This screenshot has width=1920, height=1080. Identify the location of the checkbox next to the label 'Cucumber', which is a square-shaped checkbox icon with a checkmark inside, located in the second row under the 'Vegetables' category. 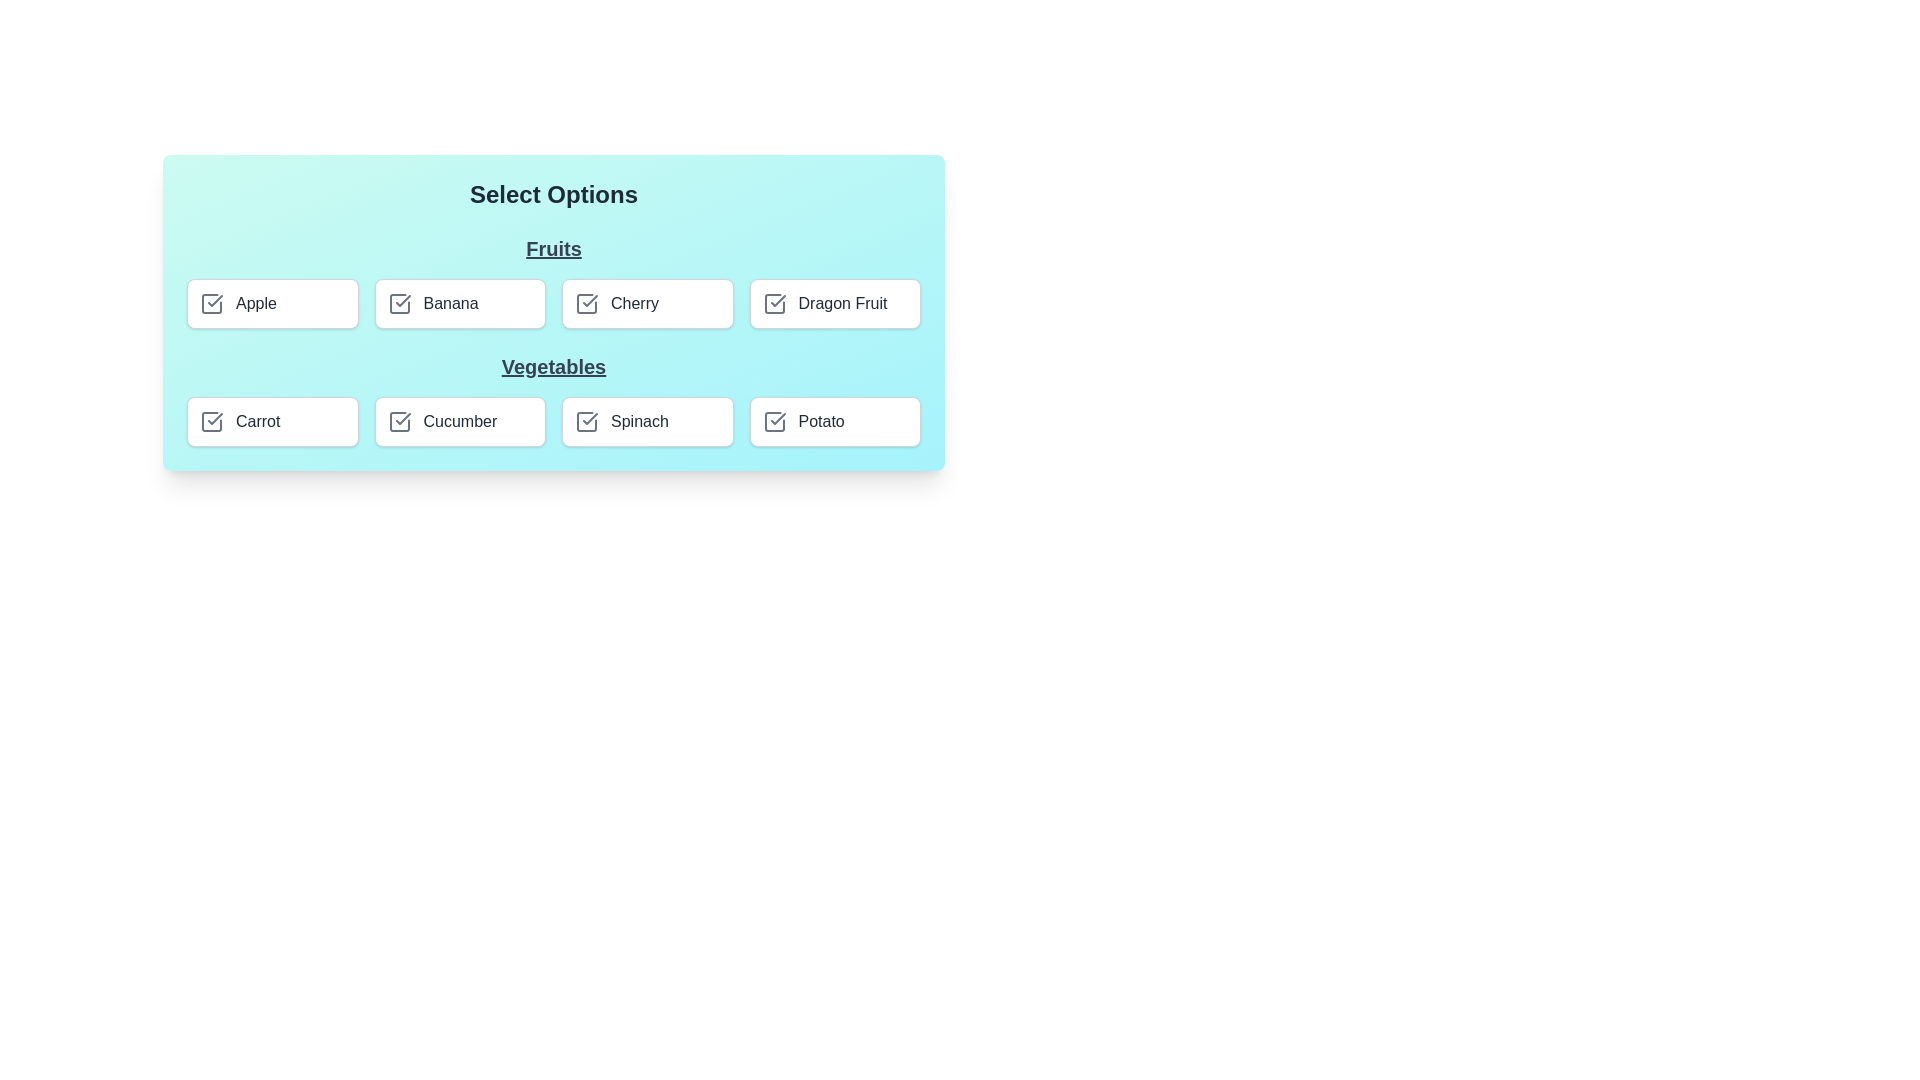
(399, 420).